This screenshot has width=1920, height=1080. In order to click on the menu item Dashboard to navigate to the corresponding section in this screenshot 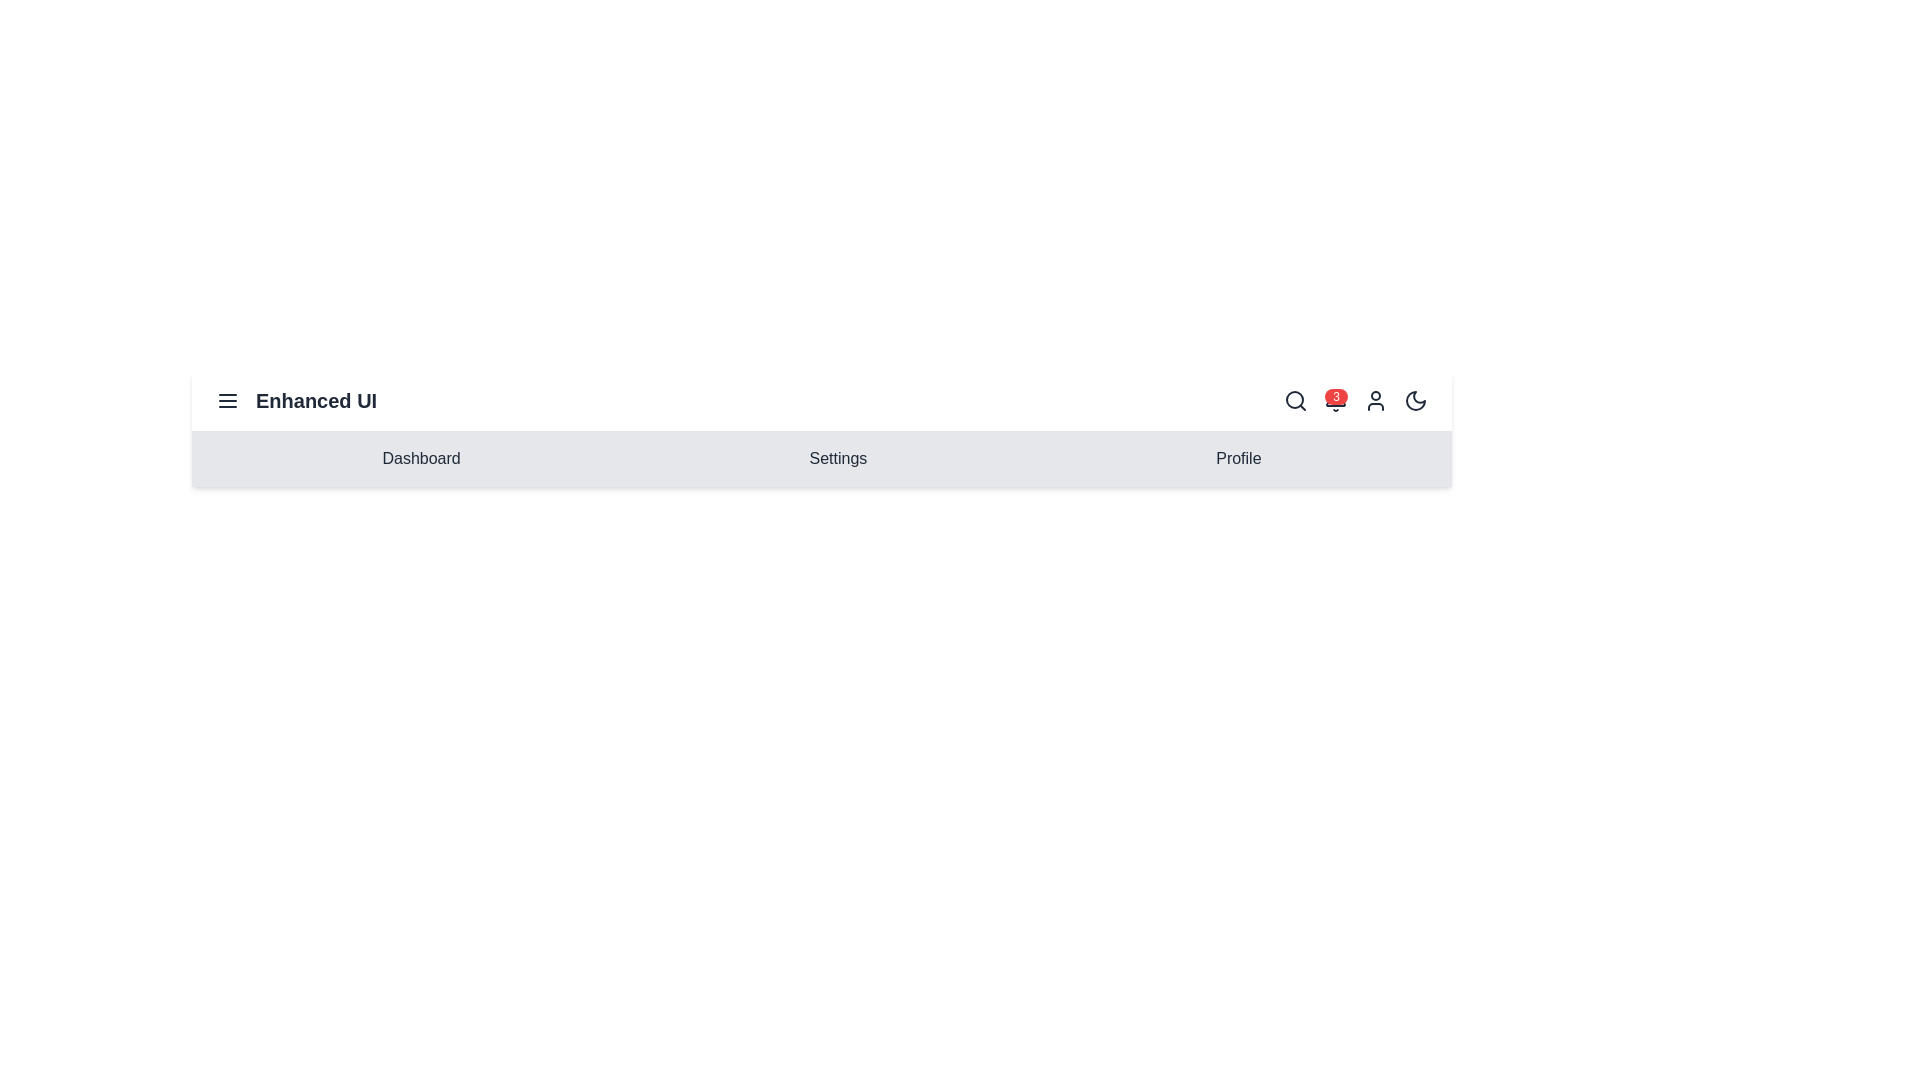, I will do `click(420, 459)`.